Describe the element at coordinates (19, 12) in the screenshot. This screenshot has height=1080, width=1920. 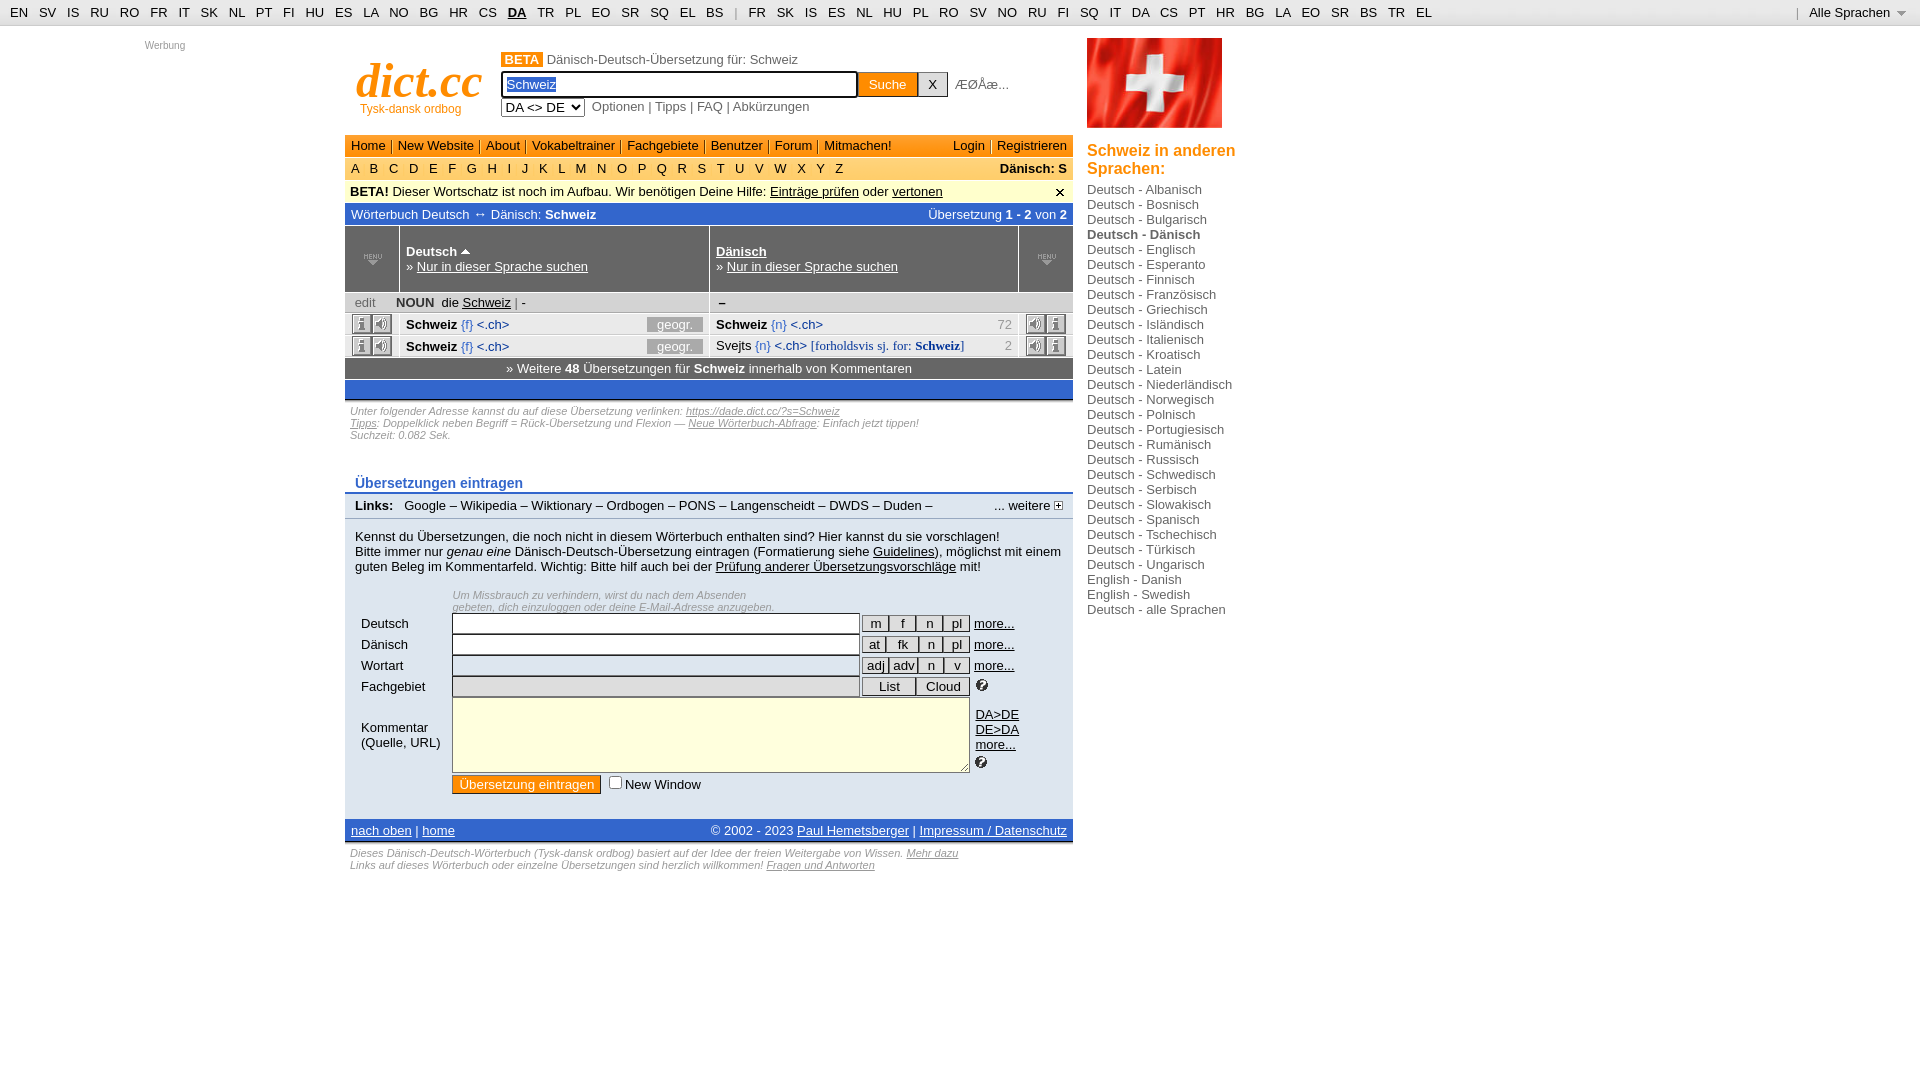
I see `'EN'` at that location.